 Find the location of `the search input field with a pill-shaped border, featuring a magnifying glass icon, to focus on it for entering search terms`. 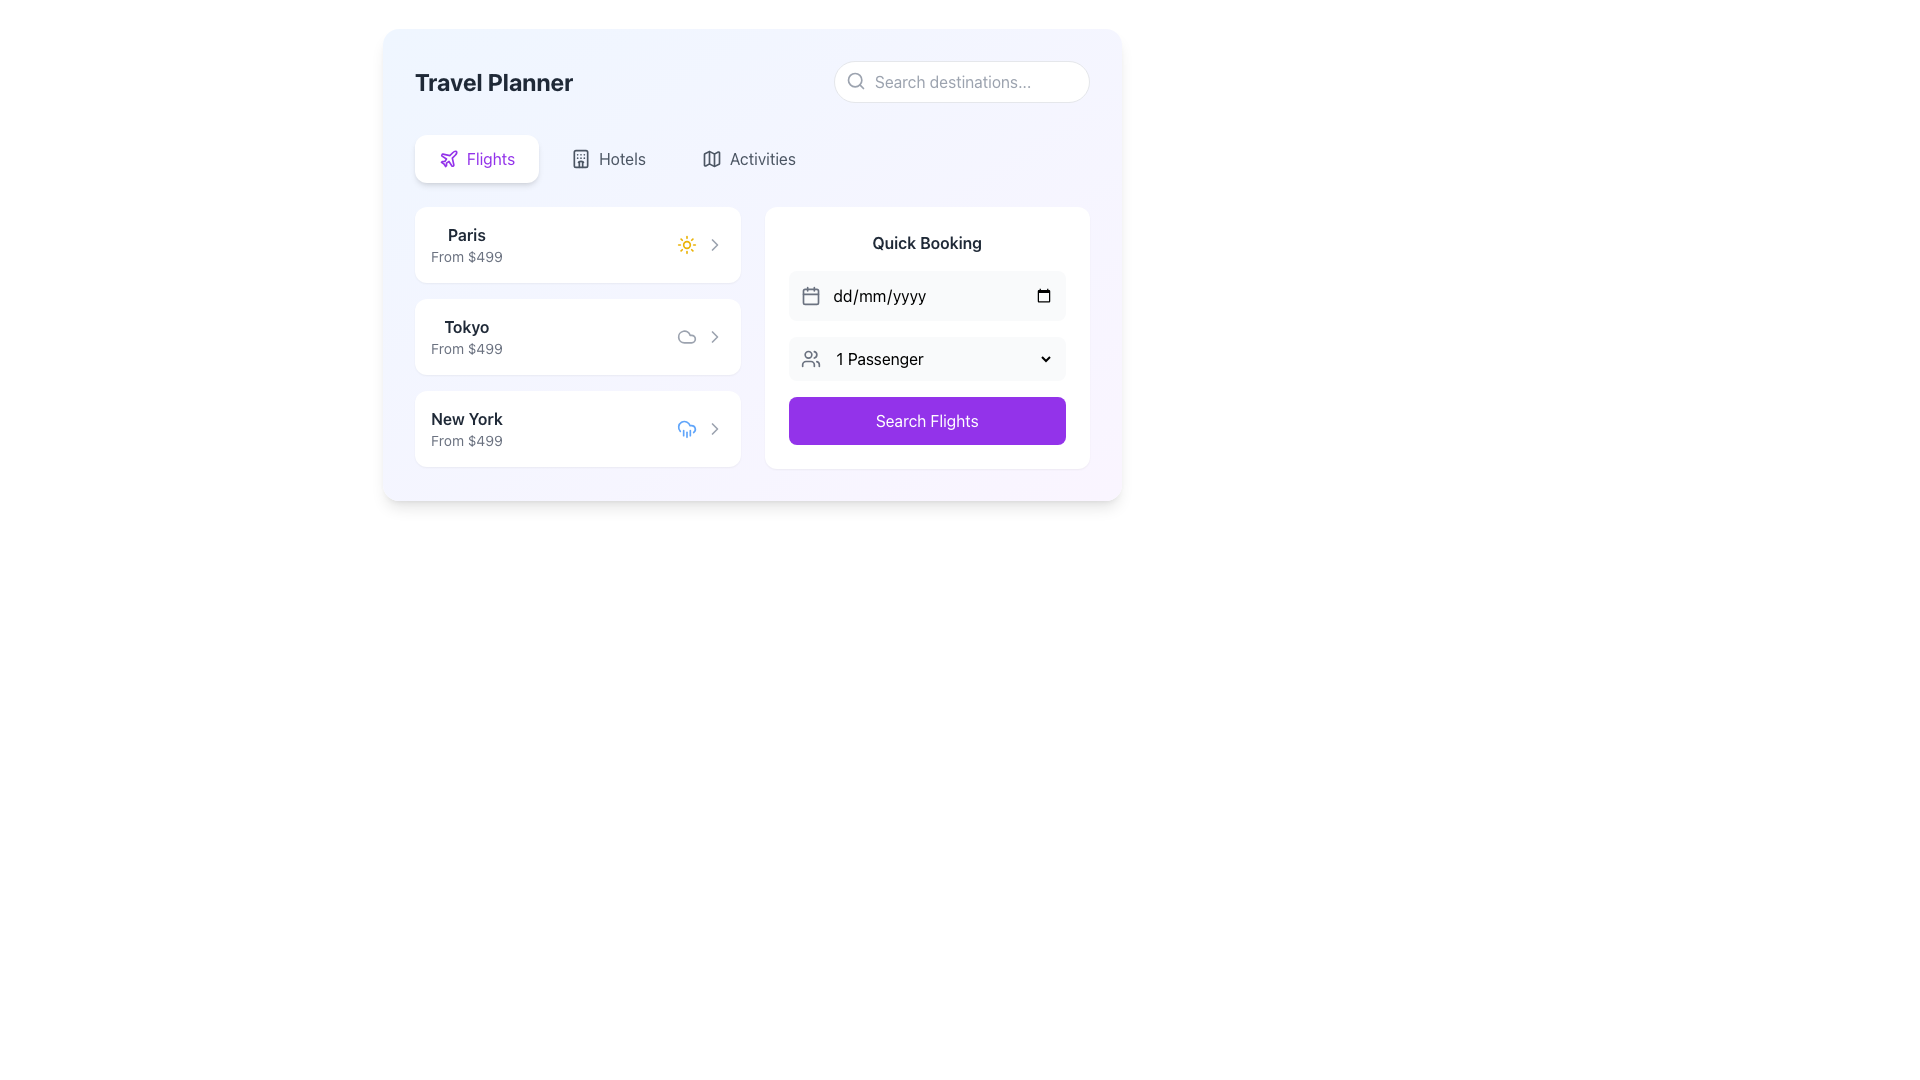

the search input field with a pill-shaped border, featuring a magnifying glass icon, to focus on it for entering search terms is located at coordinates (961, 80).